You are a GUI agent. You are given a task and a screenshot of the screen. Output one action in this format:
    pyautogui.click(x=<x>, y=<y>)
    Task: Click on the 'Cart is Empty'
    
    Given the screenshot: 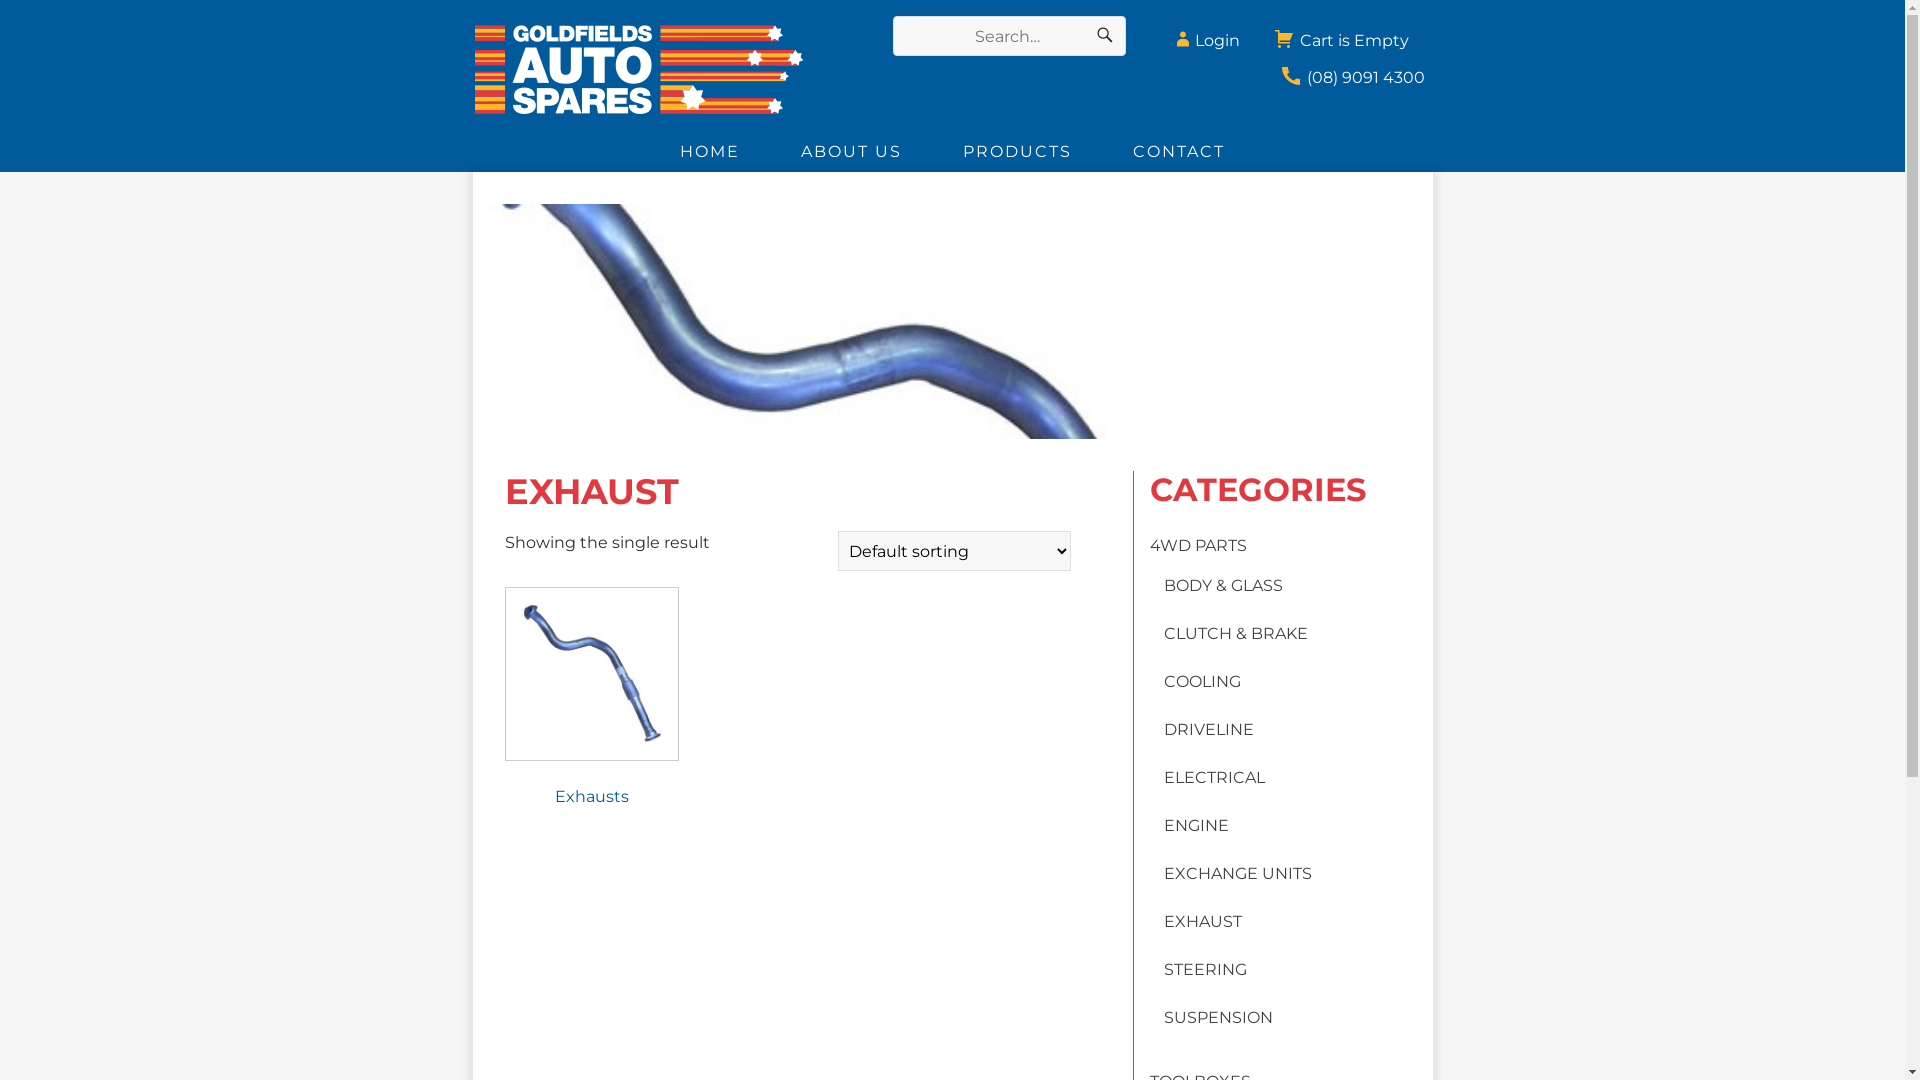 What is the action you would take?
    pyautogui.click(x=1340, y=34)
    